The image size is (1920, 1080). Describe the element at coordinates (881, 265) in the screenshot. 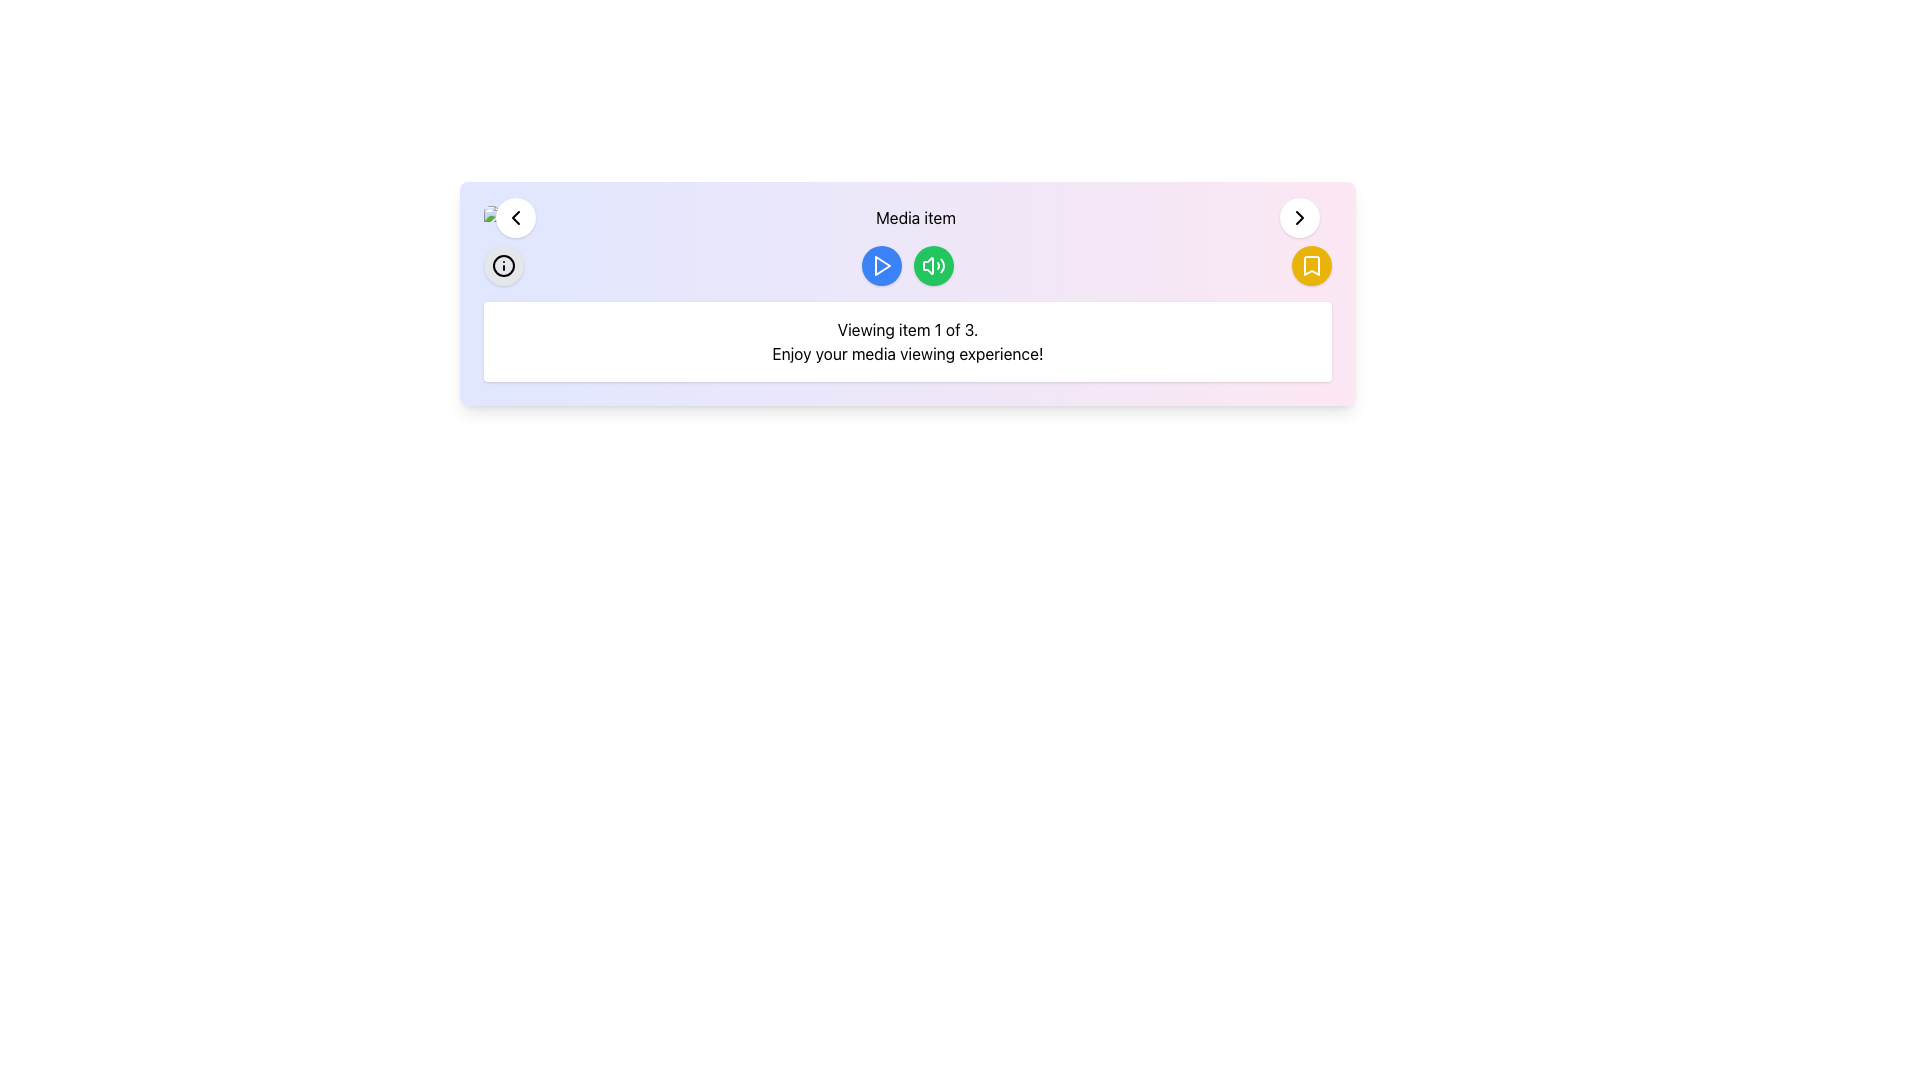

I see `the triangular play icon located at the center of a blue circular button to initiate playback` at that location.